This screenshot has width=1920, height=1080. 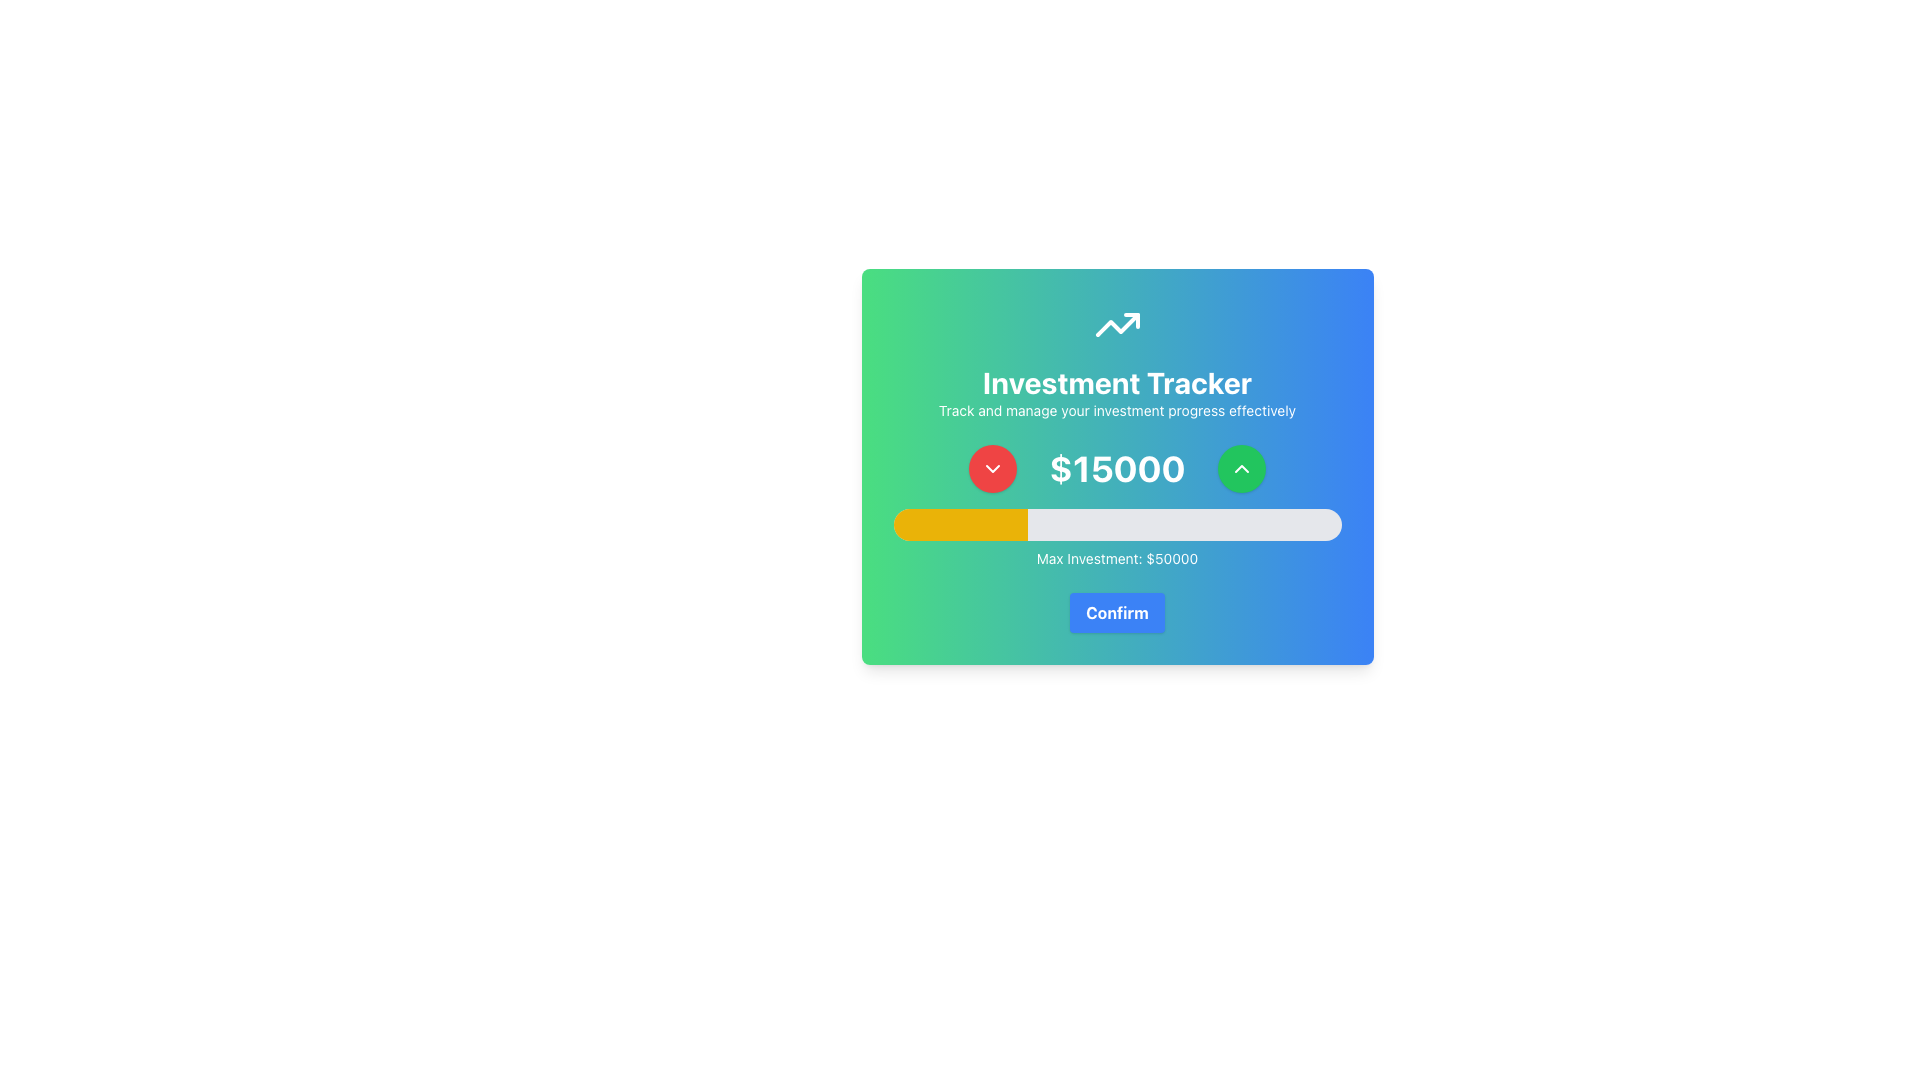 What do you see at coordinates (1180, 523) in the screenshot?
I see `progress` at bounding box center [1180, 523].